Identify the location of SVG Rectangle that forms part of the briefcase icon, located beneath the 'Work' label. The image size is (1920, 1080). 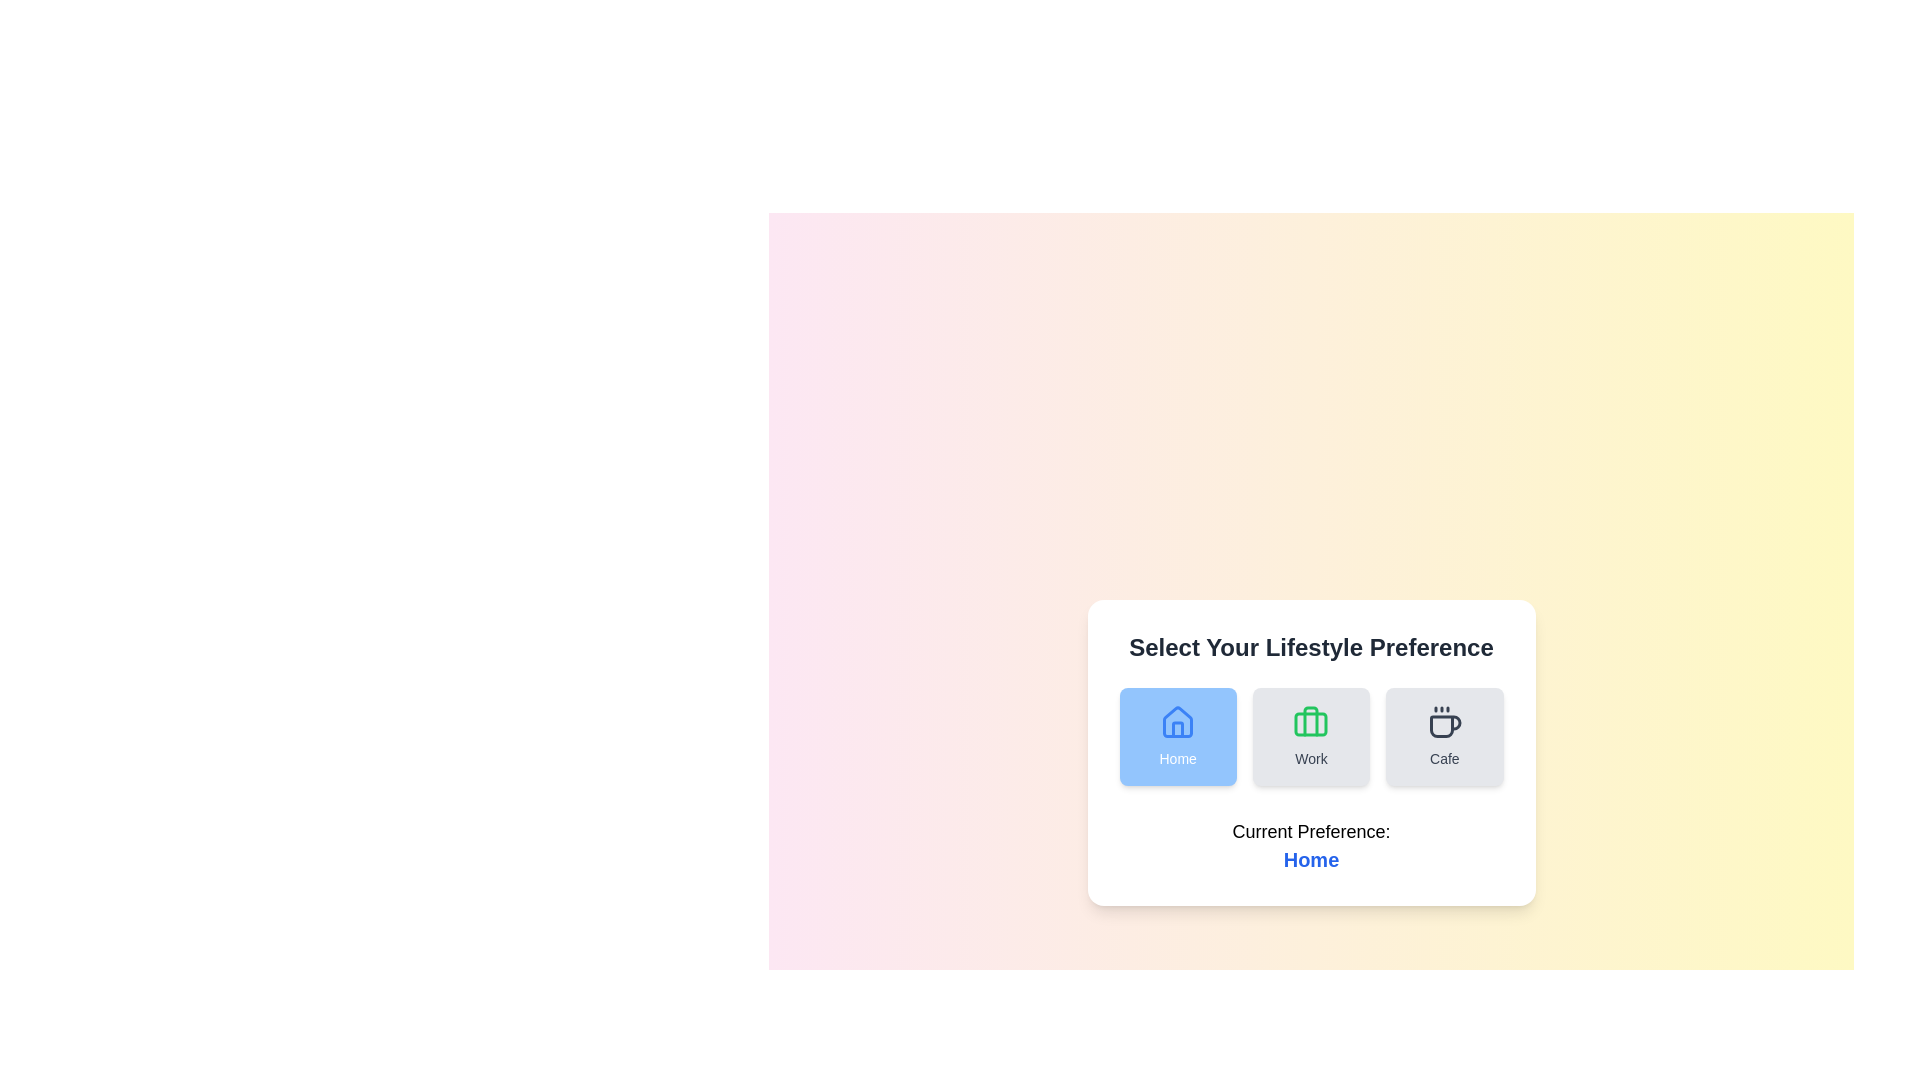
(1311, 724).